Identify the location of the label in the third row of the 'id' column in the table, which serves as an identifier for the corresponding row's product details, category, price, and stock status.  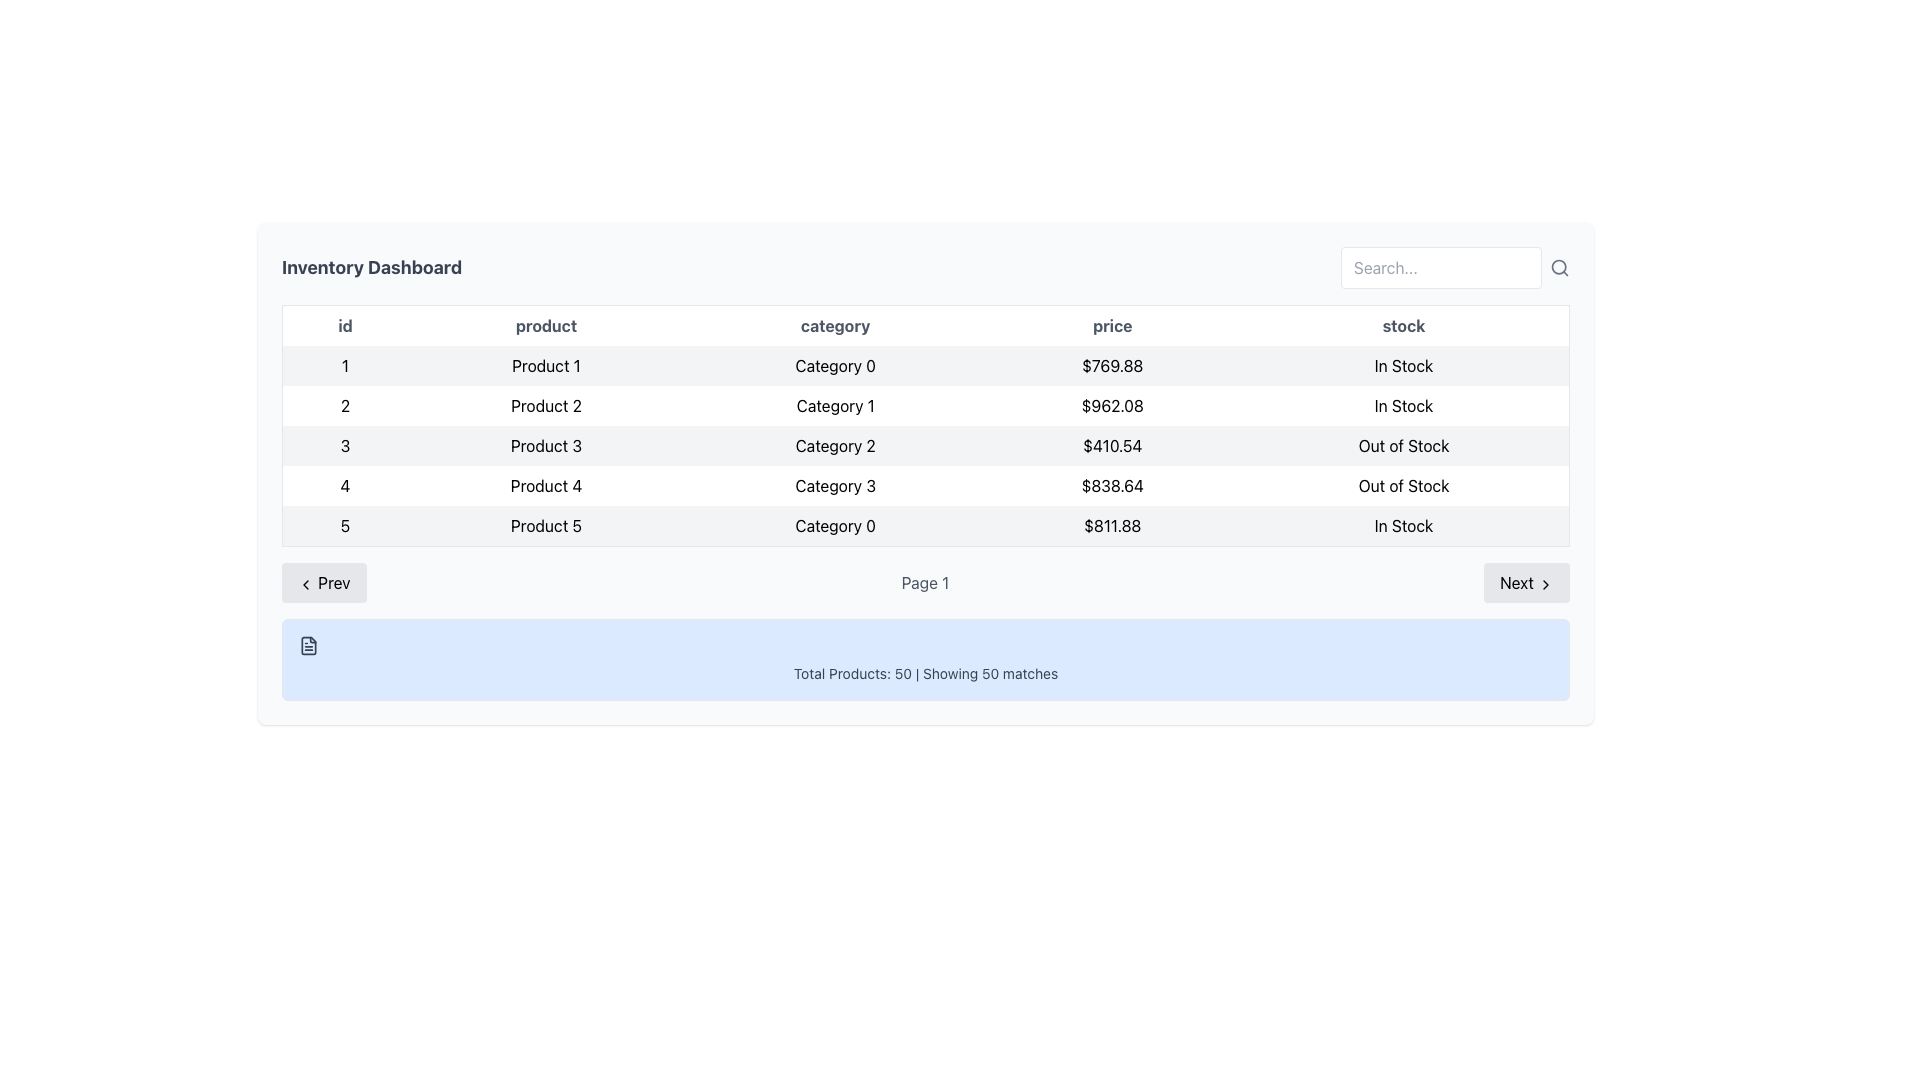
(345, 445).